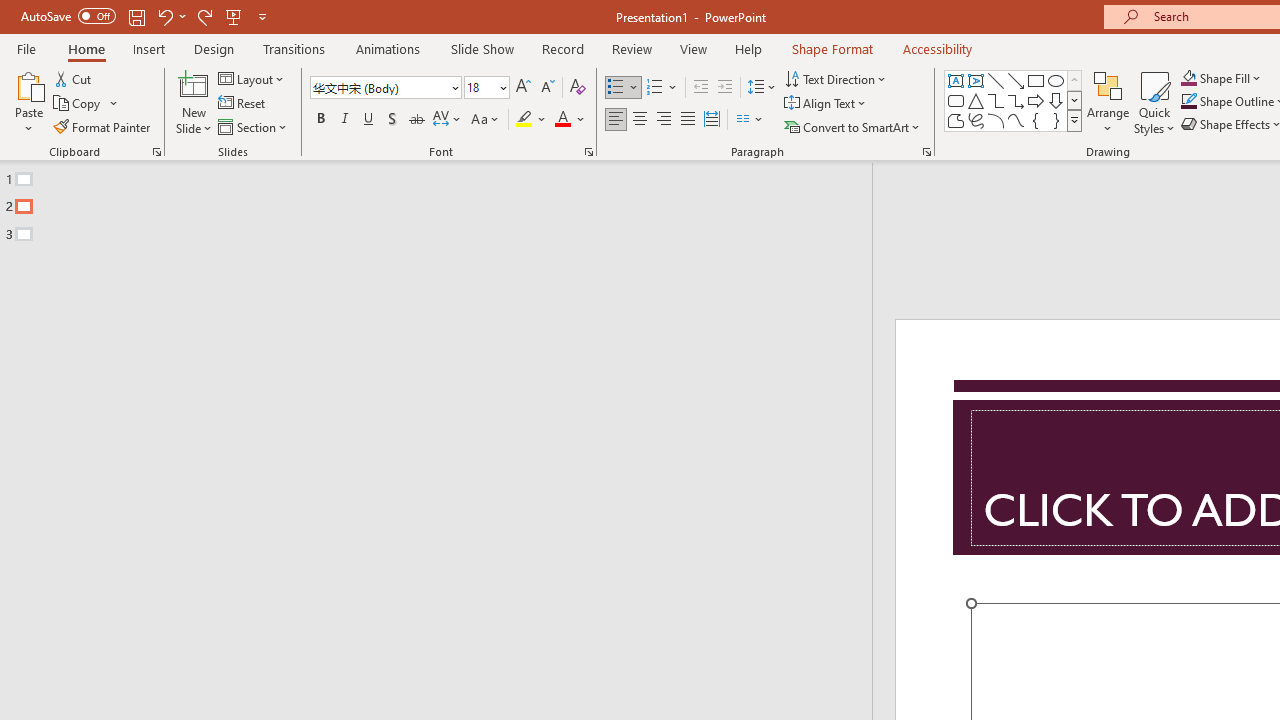 This screenshot has height=720, width=1280. I want to click on 'Outline', so click(444, 202).